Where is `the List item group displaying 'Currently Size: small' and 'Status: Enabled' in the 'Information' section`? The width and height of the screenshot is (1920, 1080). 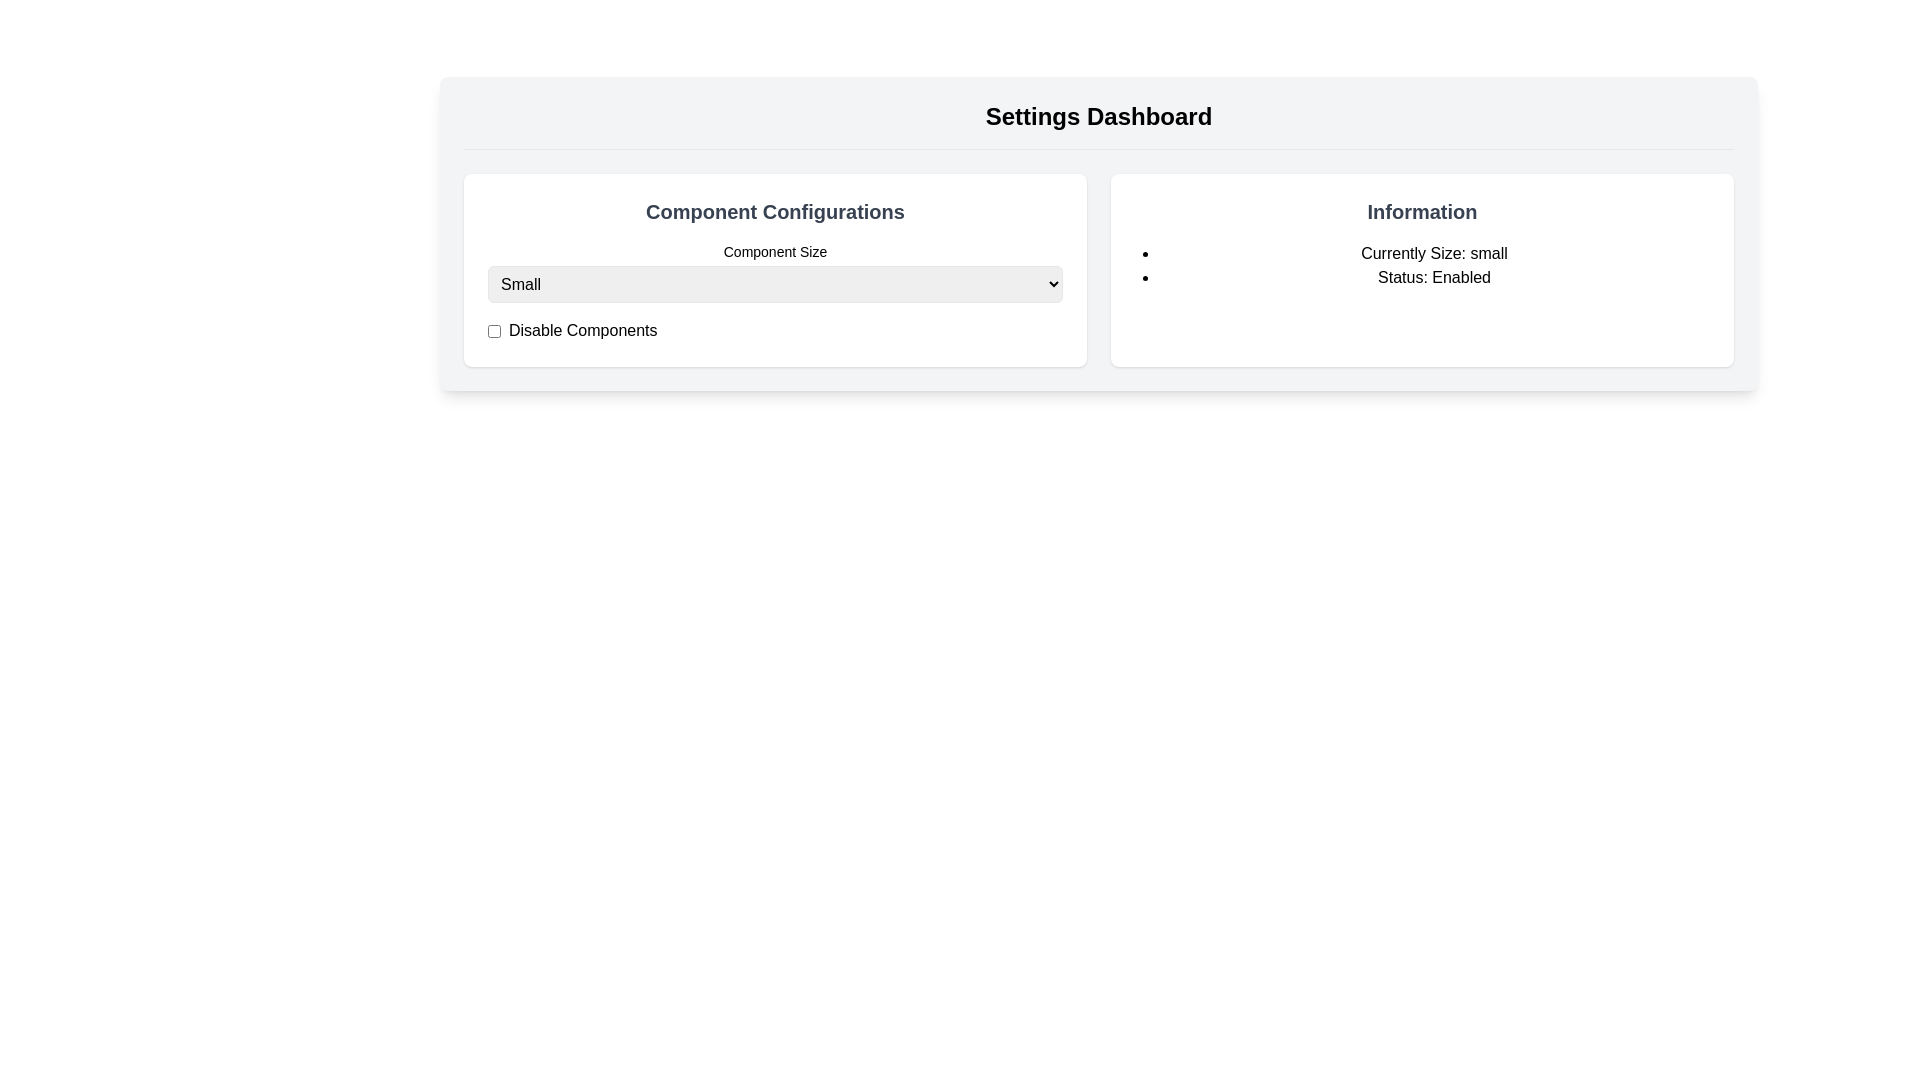
the List item group displaying 'Currently Size: small' and 'Status: Enabled' in the 'Information' section is located at coordinates (1421, 265).